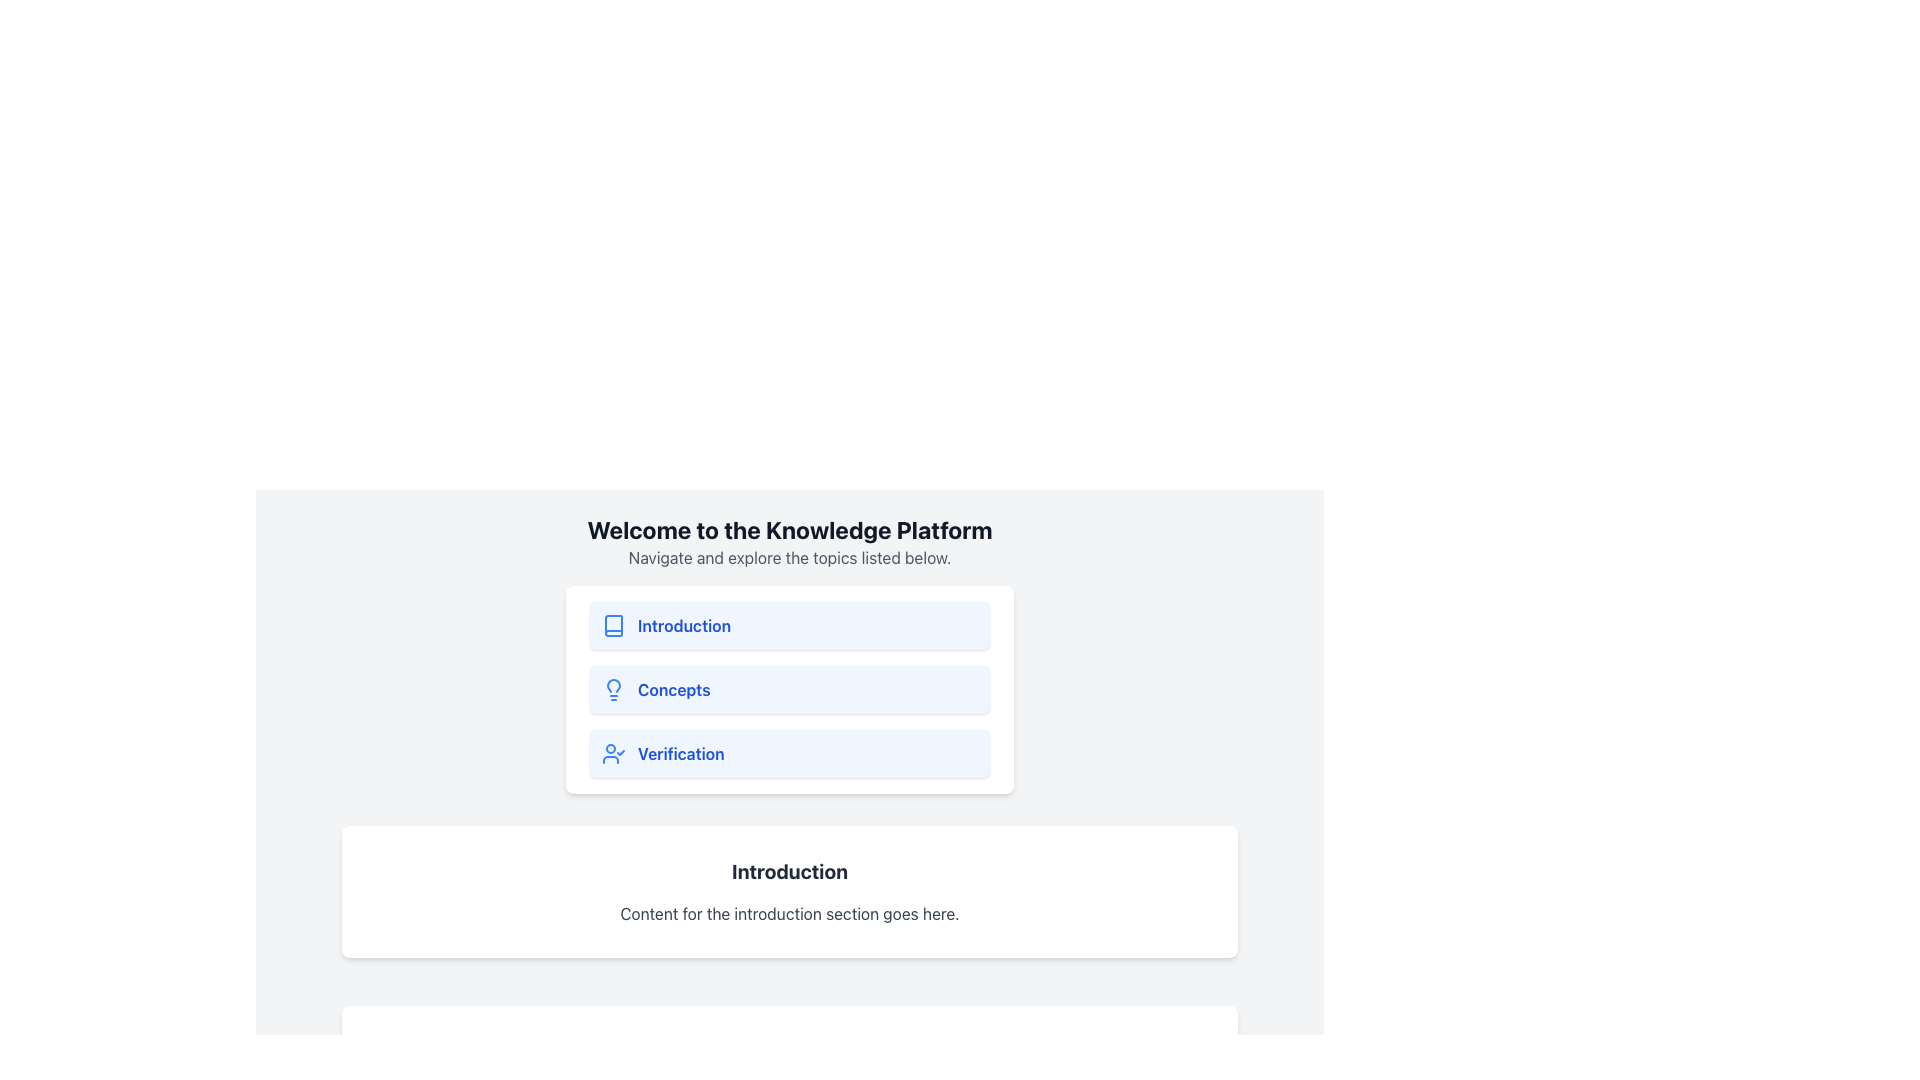 This screenshot has height=1080, width=1920. I want to click on the 'Concepts' button, which is the second item in a vertical list of three options, so click(789, 689).